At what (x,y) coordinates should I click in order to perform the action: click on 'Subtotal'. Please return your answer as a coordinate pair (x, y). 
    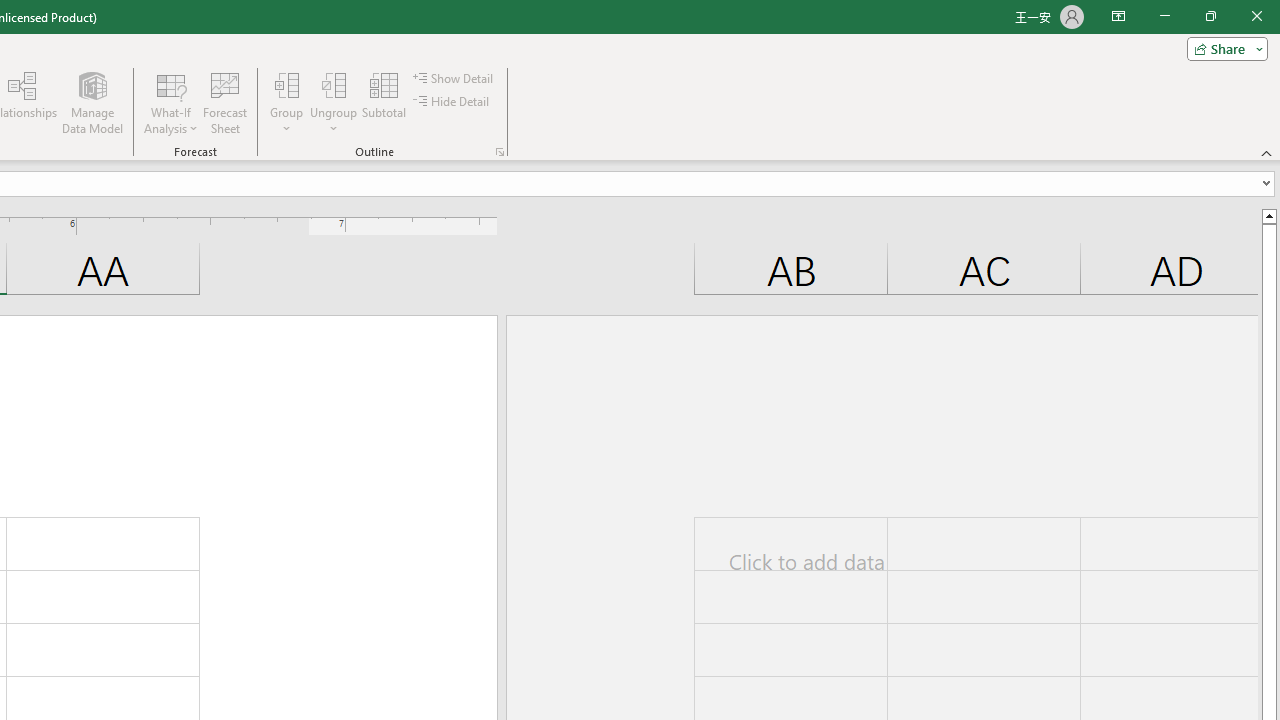
    Looking at the image, I should click on (384, 103).